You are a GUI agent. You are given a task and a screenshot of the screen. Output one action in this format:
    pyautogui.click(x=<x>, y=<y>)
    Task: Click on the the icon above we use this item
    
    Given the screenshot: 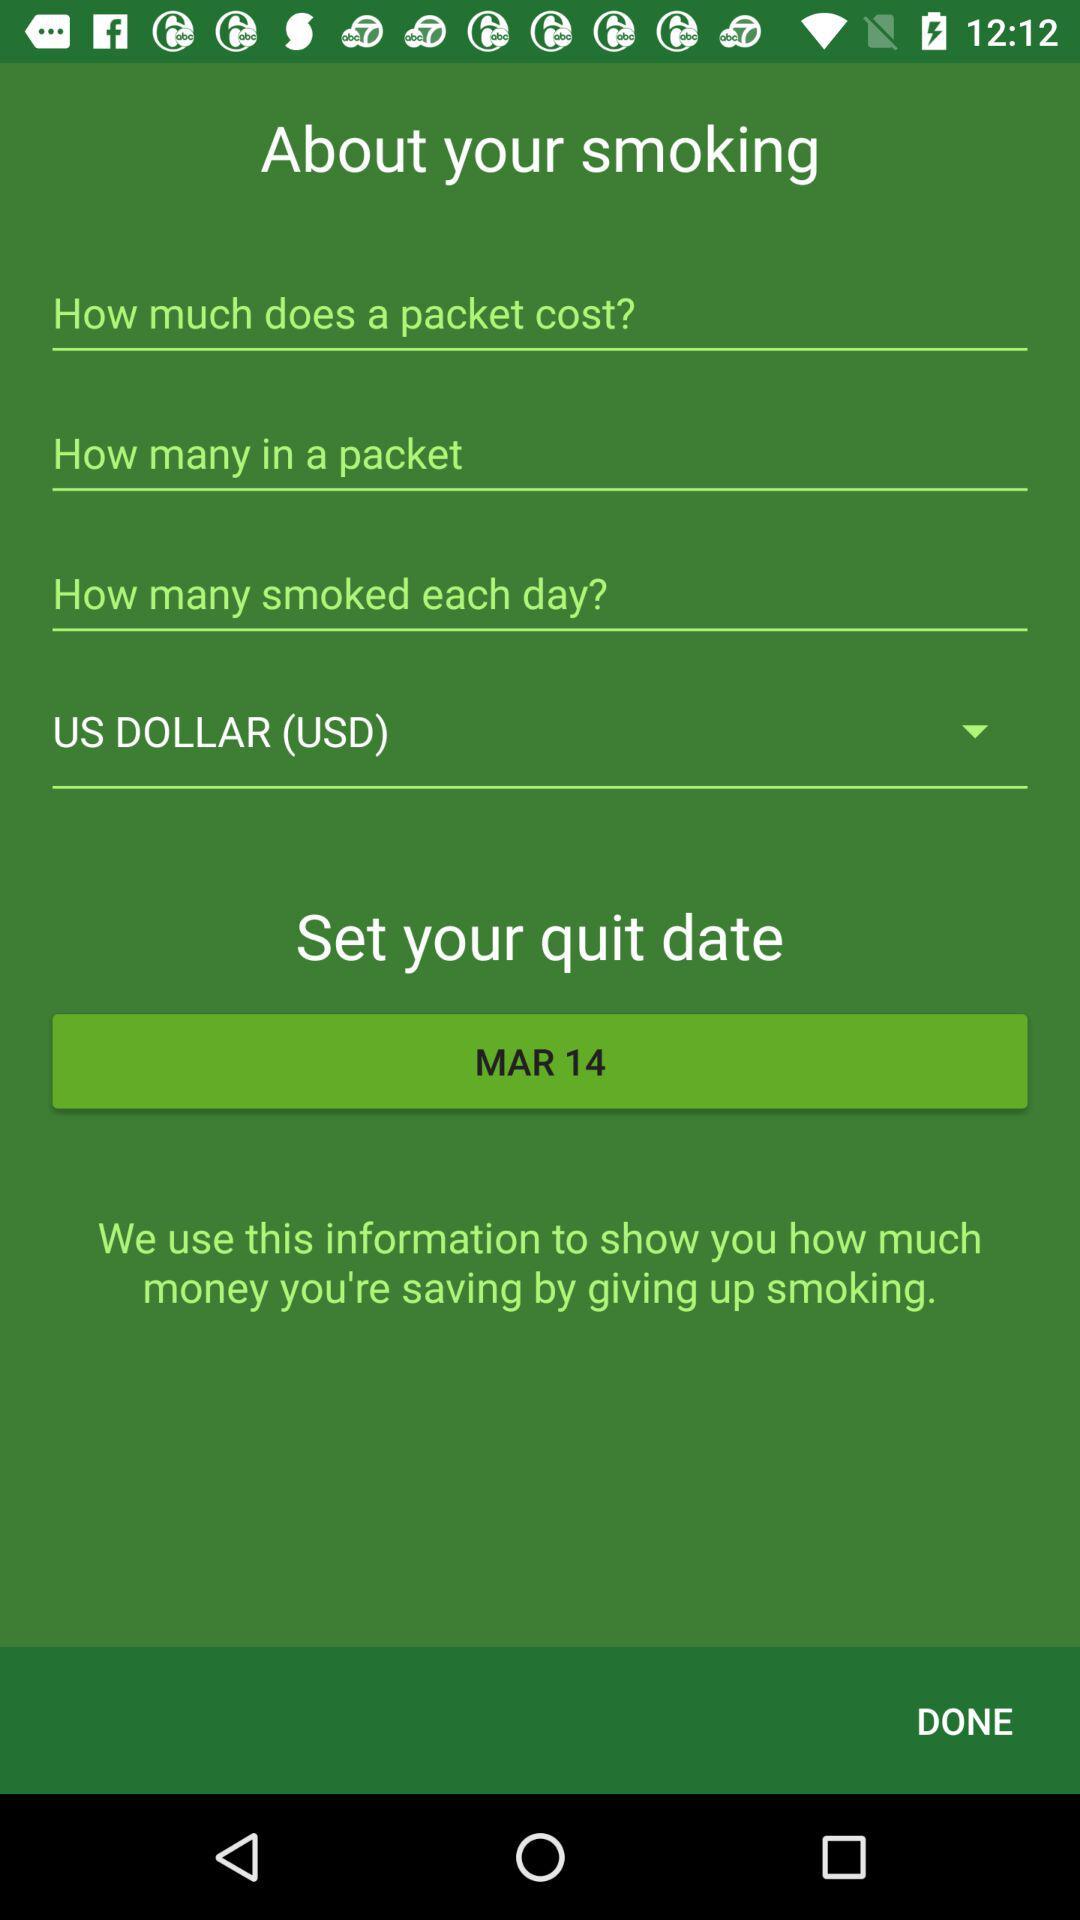 What is the action you would take?
    pyautogui.click(x=540, y=1060)
    